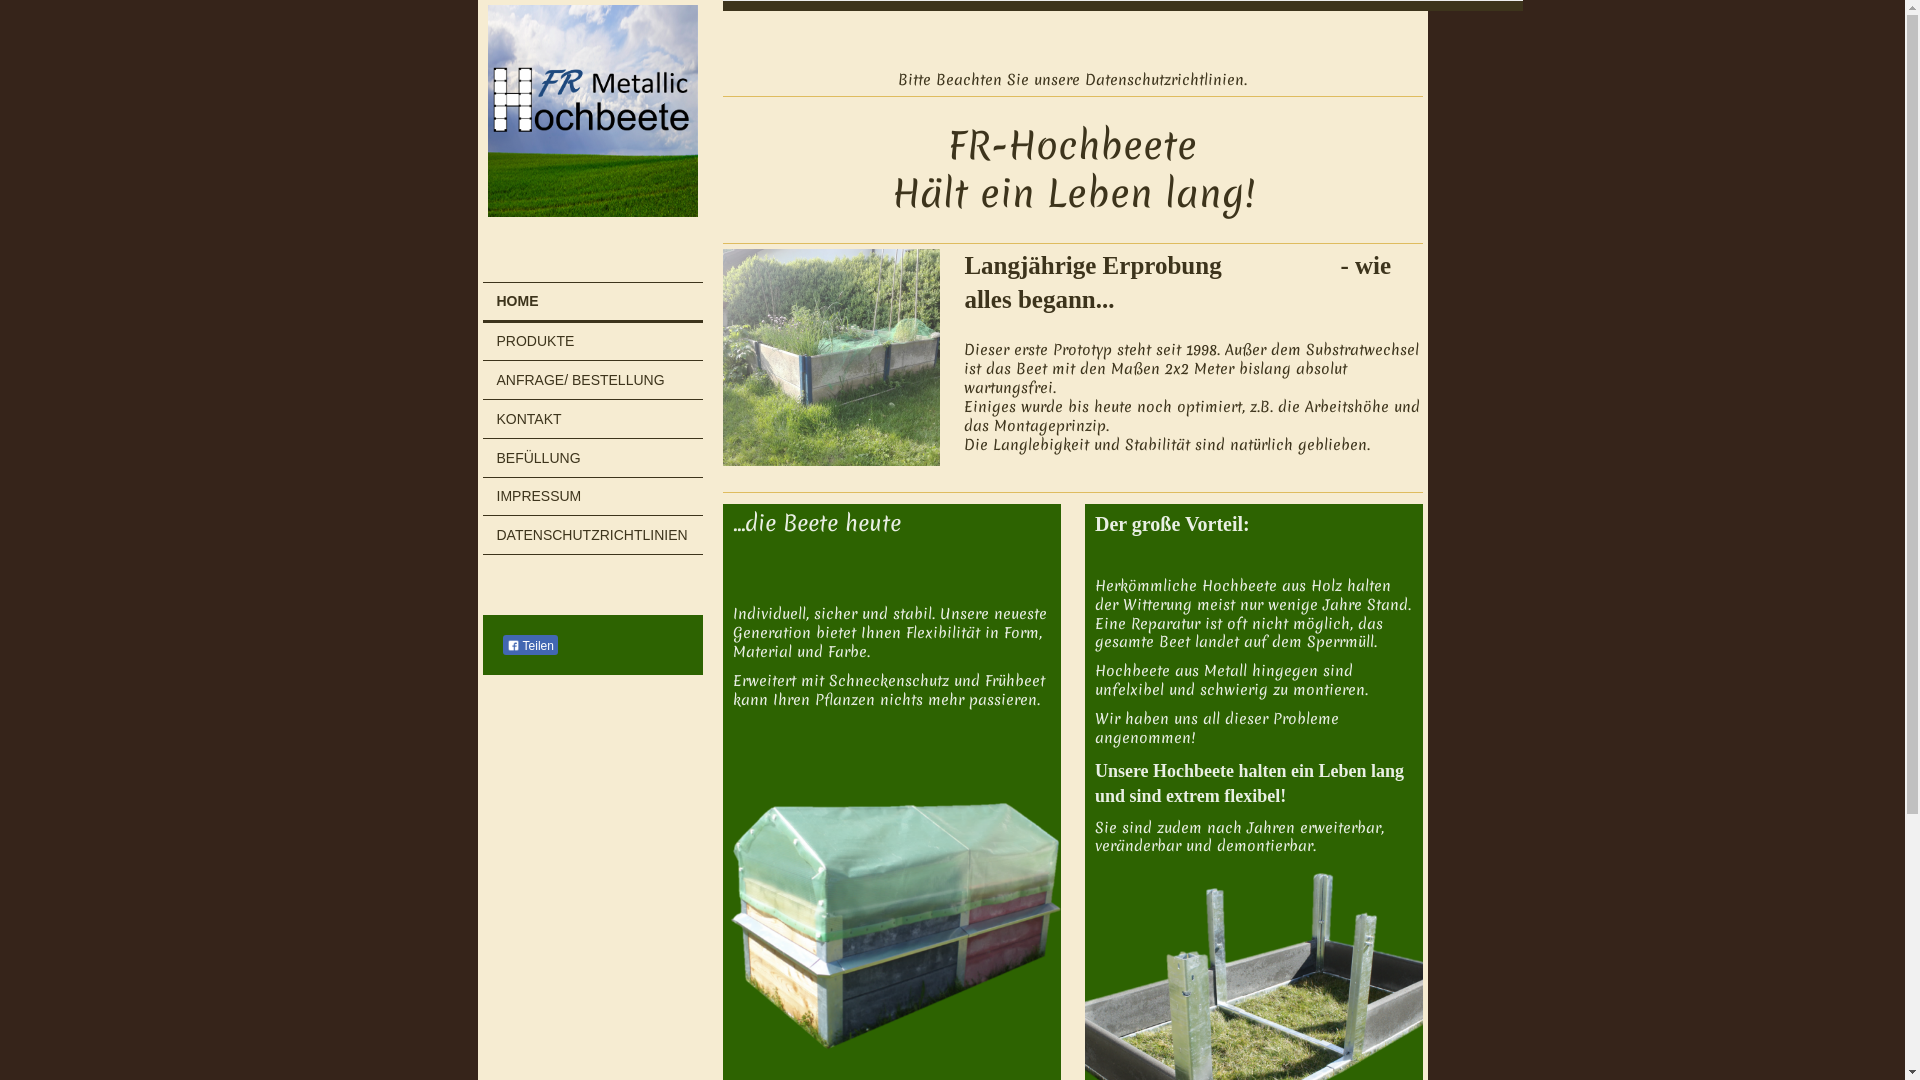 Image resolution: width=1920 pixels, height=1080 pixels. I want to click on 'DATENSCHUTZRICHTLINIEN', so click(481, 534).